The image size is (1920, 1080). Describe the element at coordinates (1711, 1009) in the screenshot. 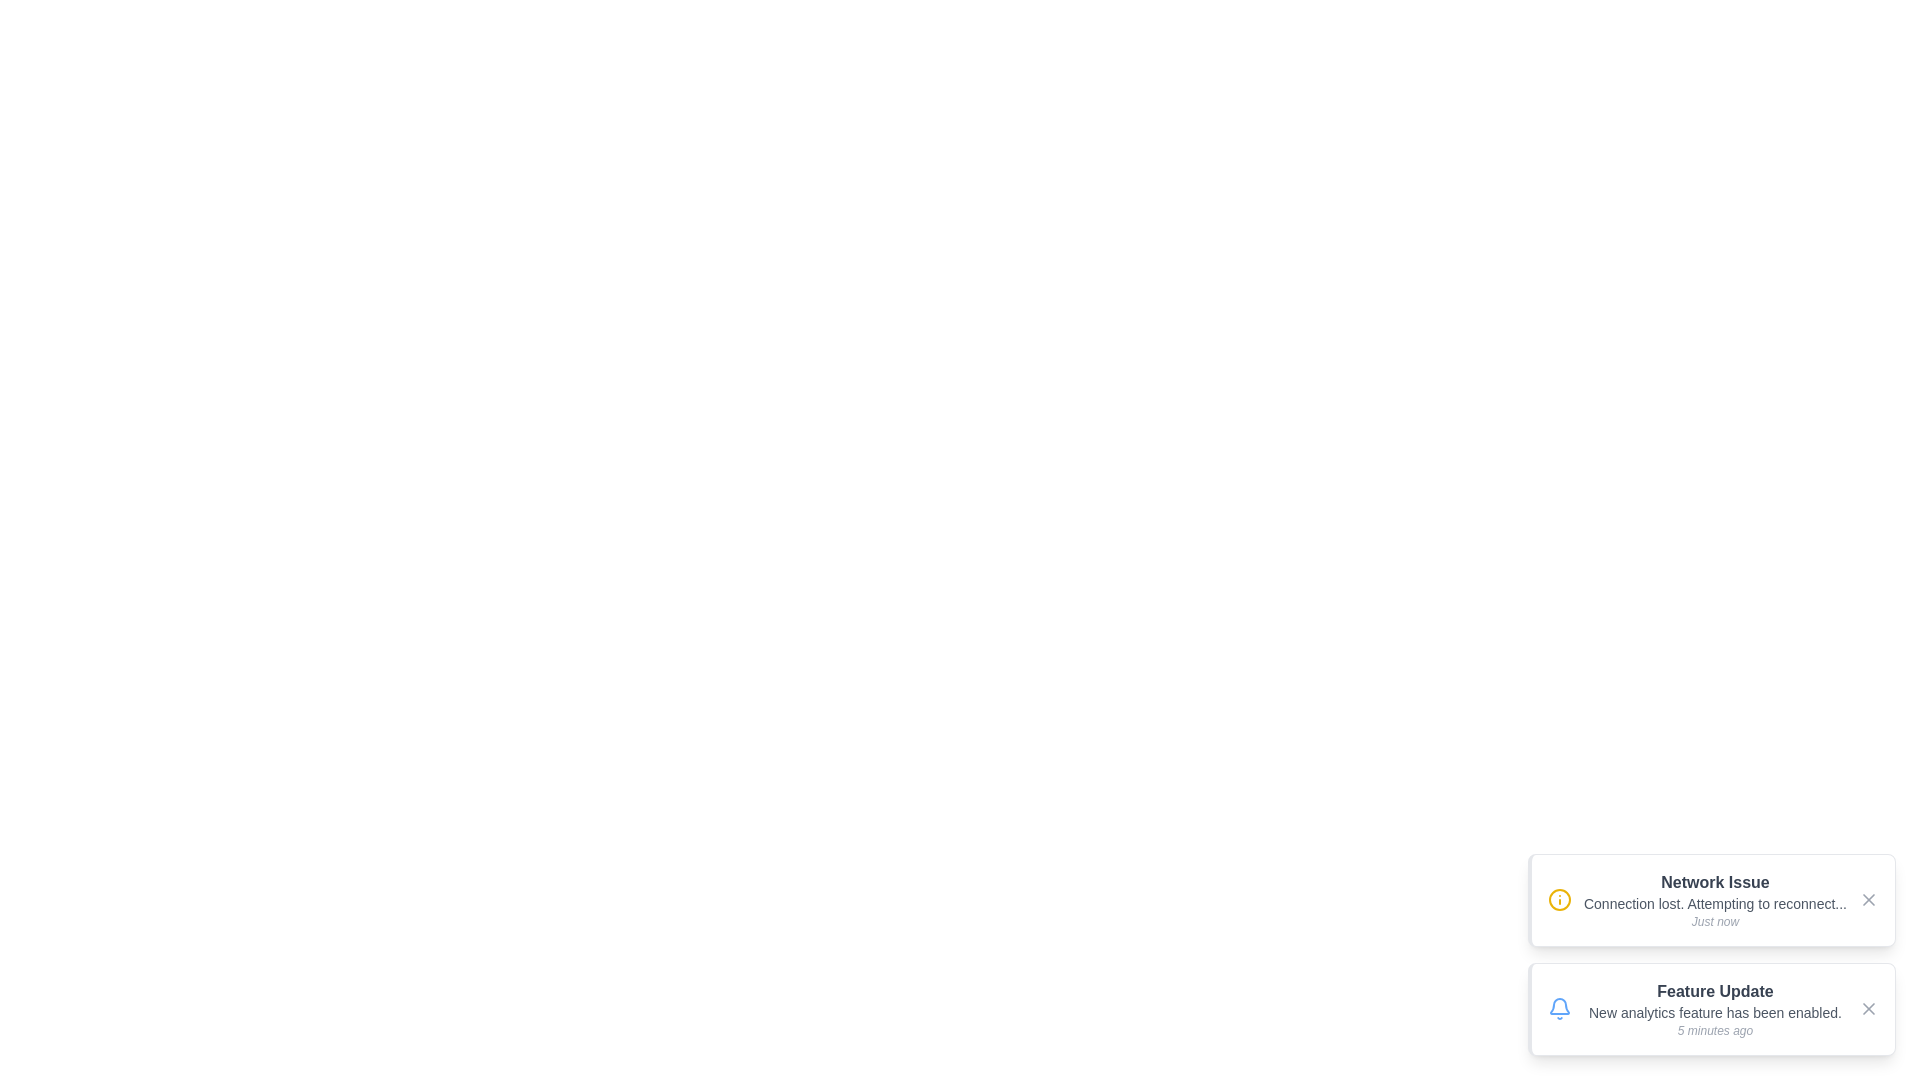

I see `the notification to view its details. The parameter 2 specifies which notification to interact with` at that location.